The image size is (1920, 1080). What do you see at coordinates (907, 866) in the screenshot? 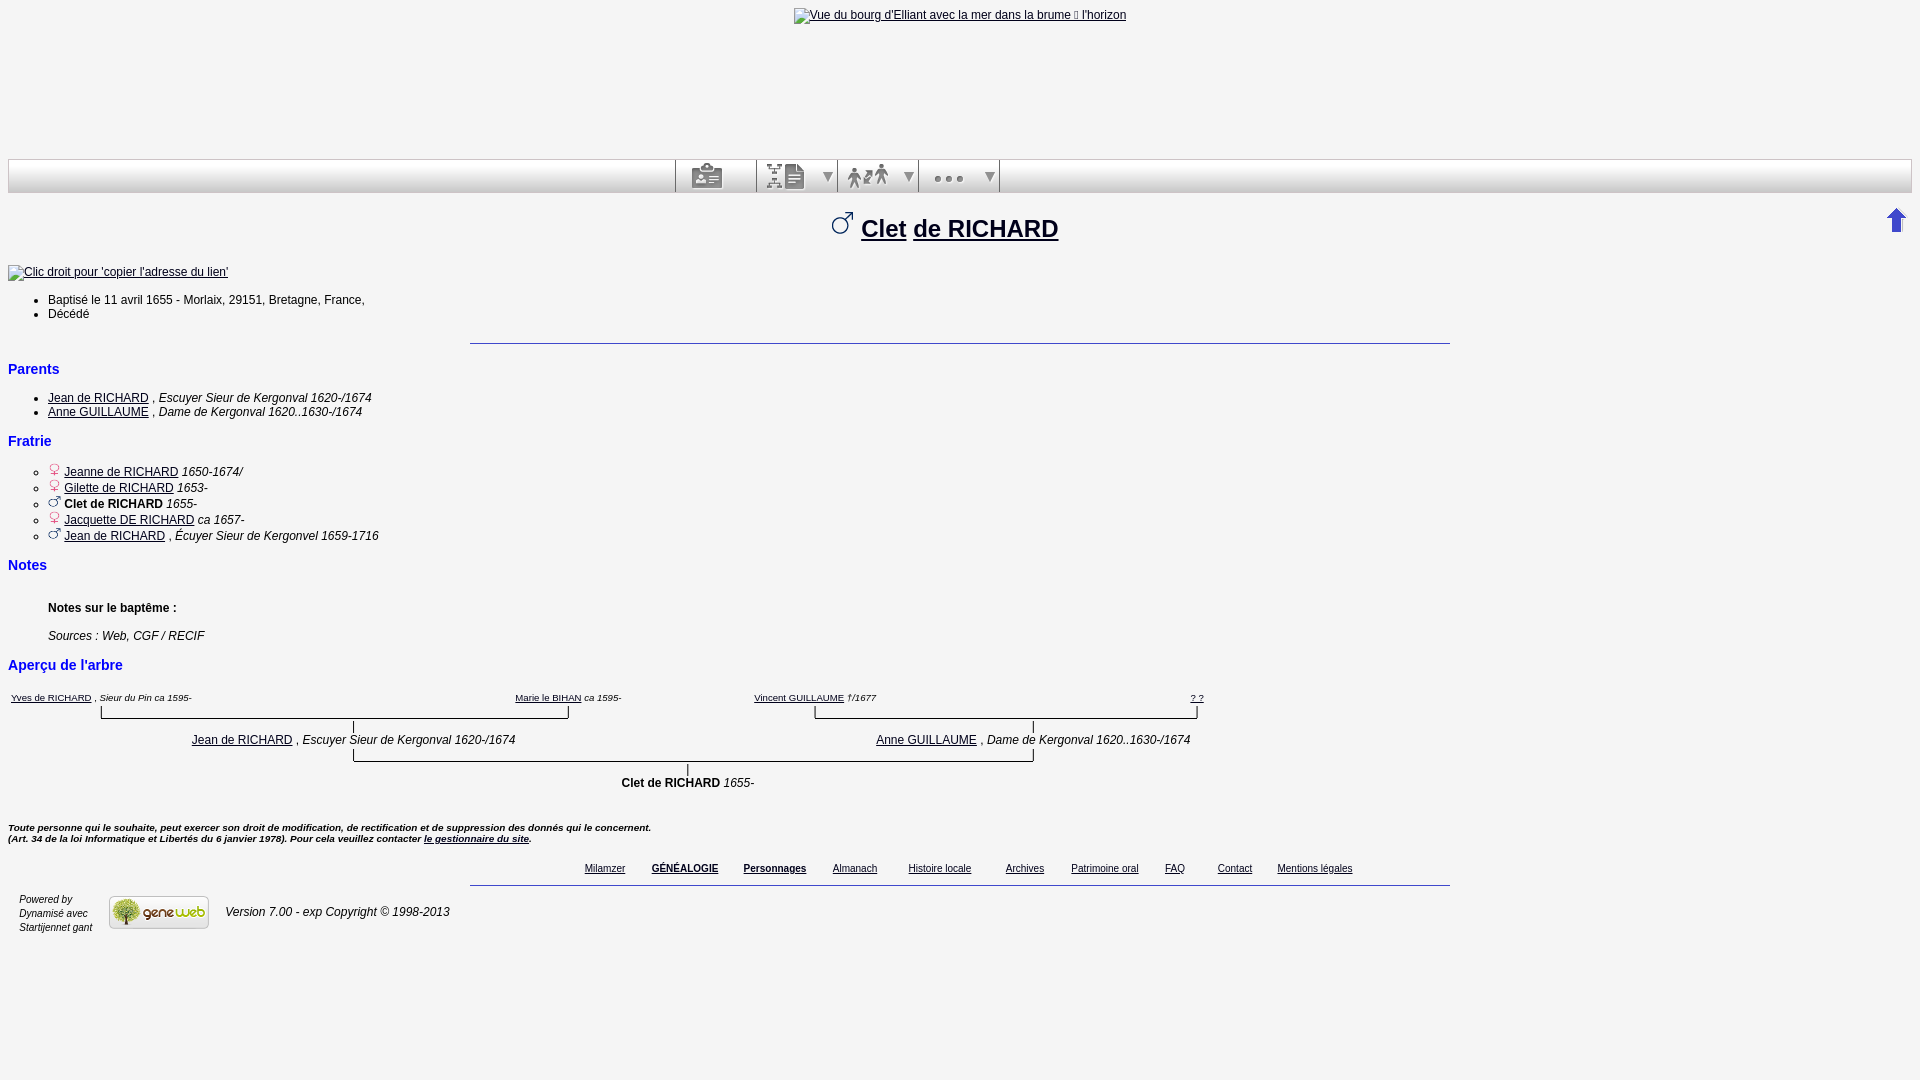
I see `'Histoire locale'` at bounding box center [907, 866].